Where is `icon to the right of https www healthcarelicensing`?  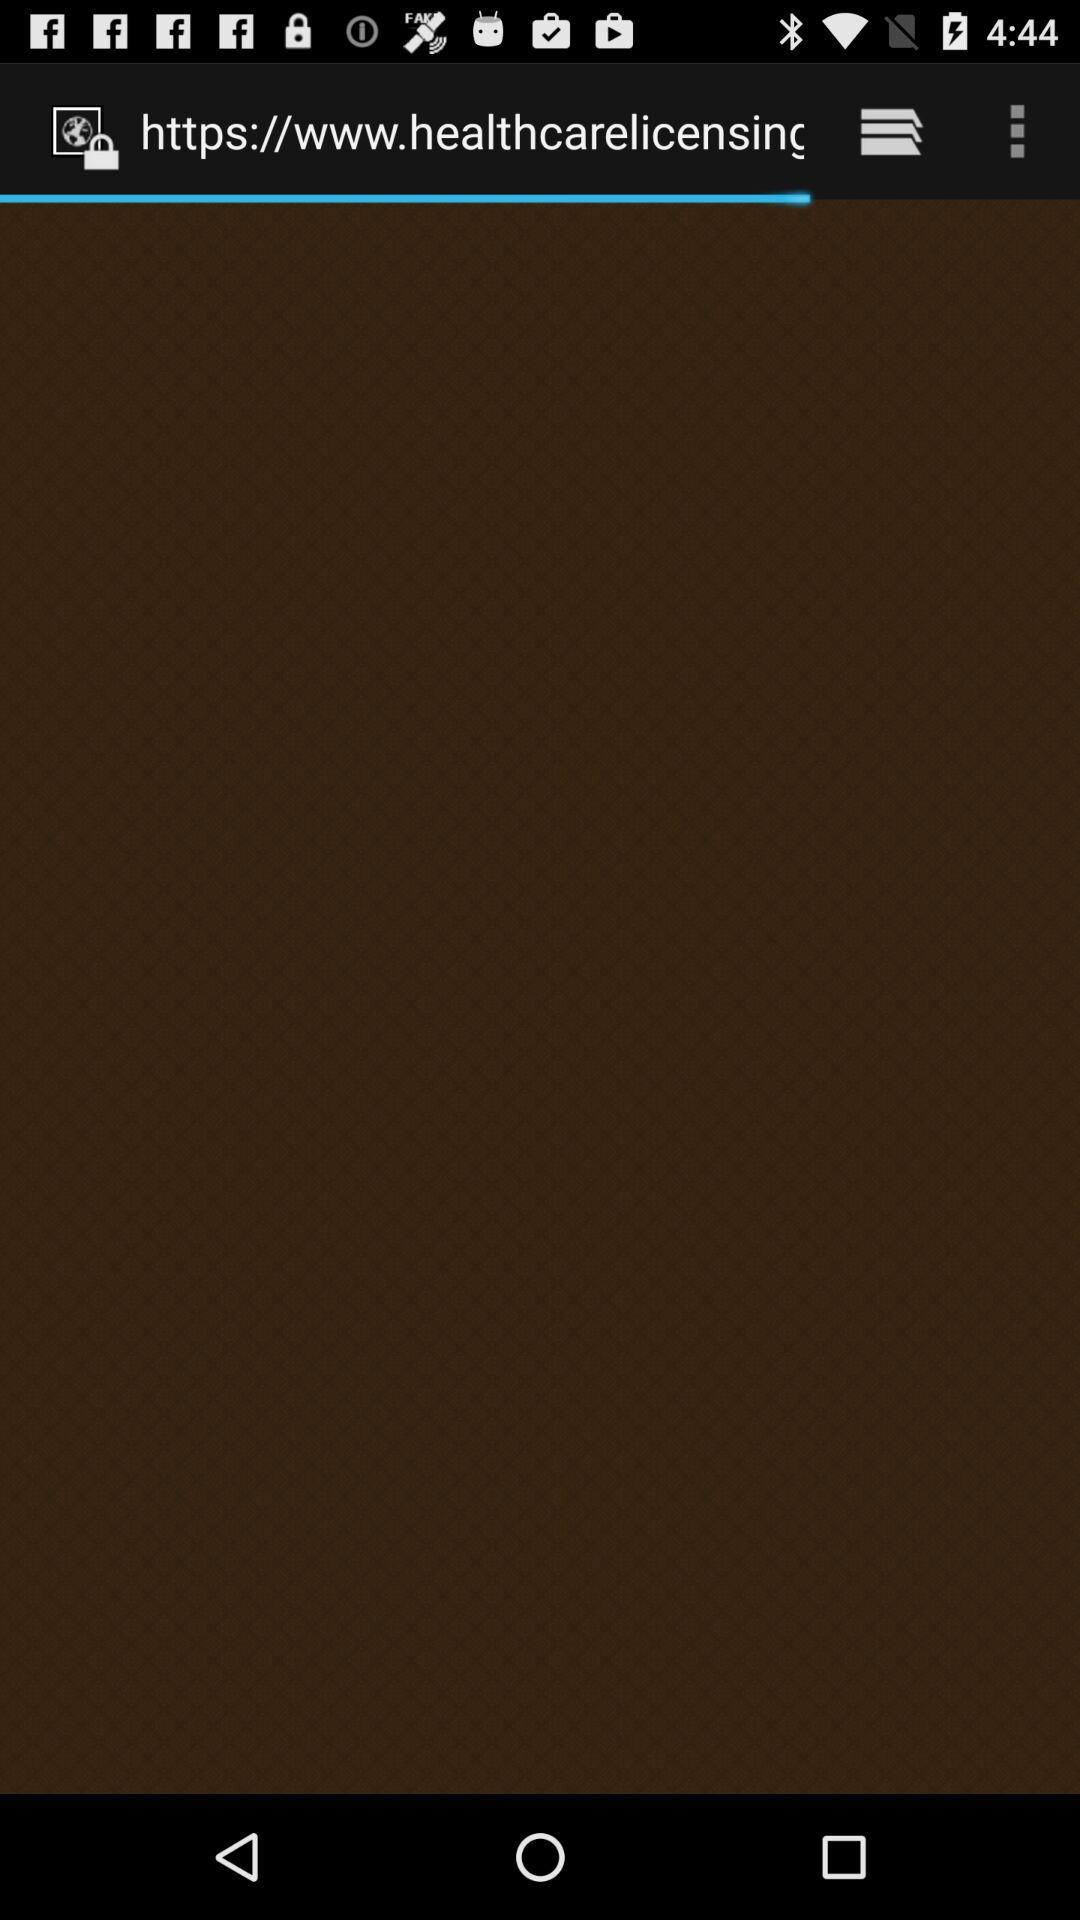 icon to the right of https www healthcarelicensing is located at coordinates (890, 130).